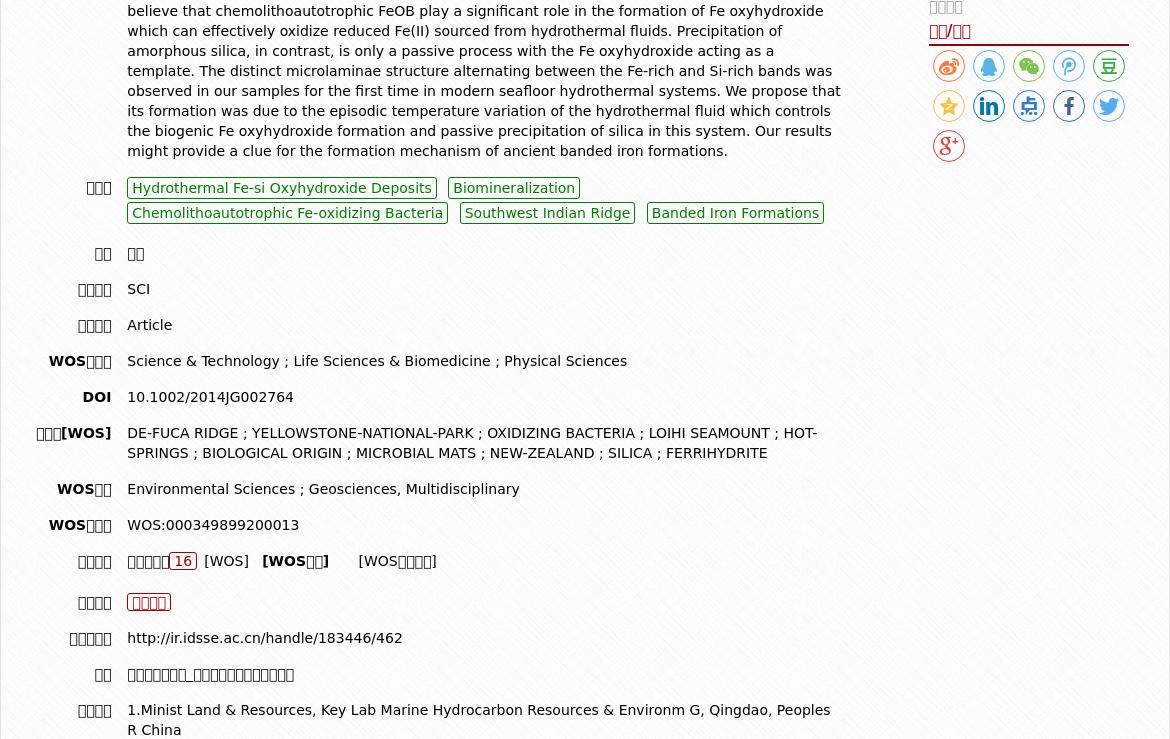 The height and width of the screenshot is (739, 1170). Describe the element at coordinates (125, 288) in the screenshot. I see `'SCI'` at that location.